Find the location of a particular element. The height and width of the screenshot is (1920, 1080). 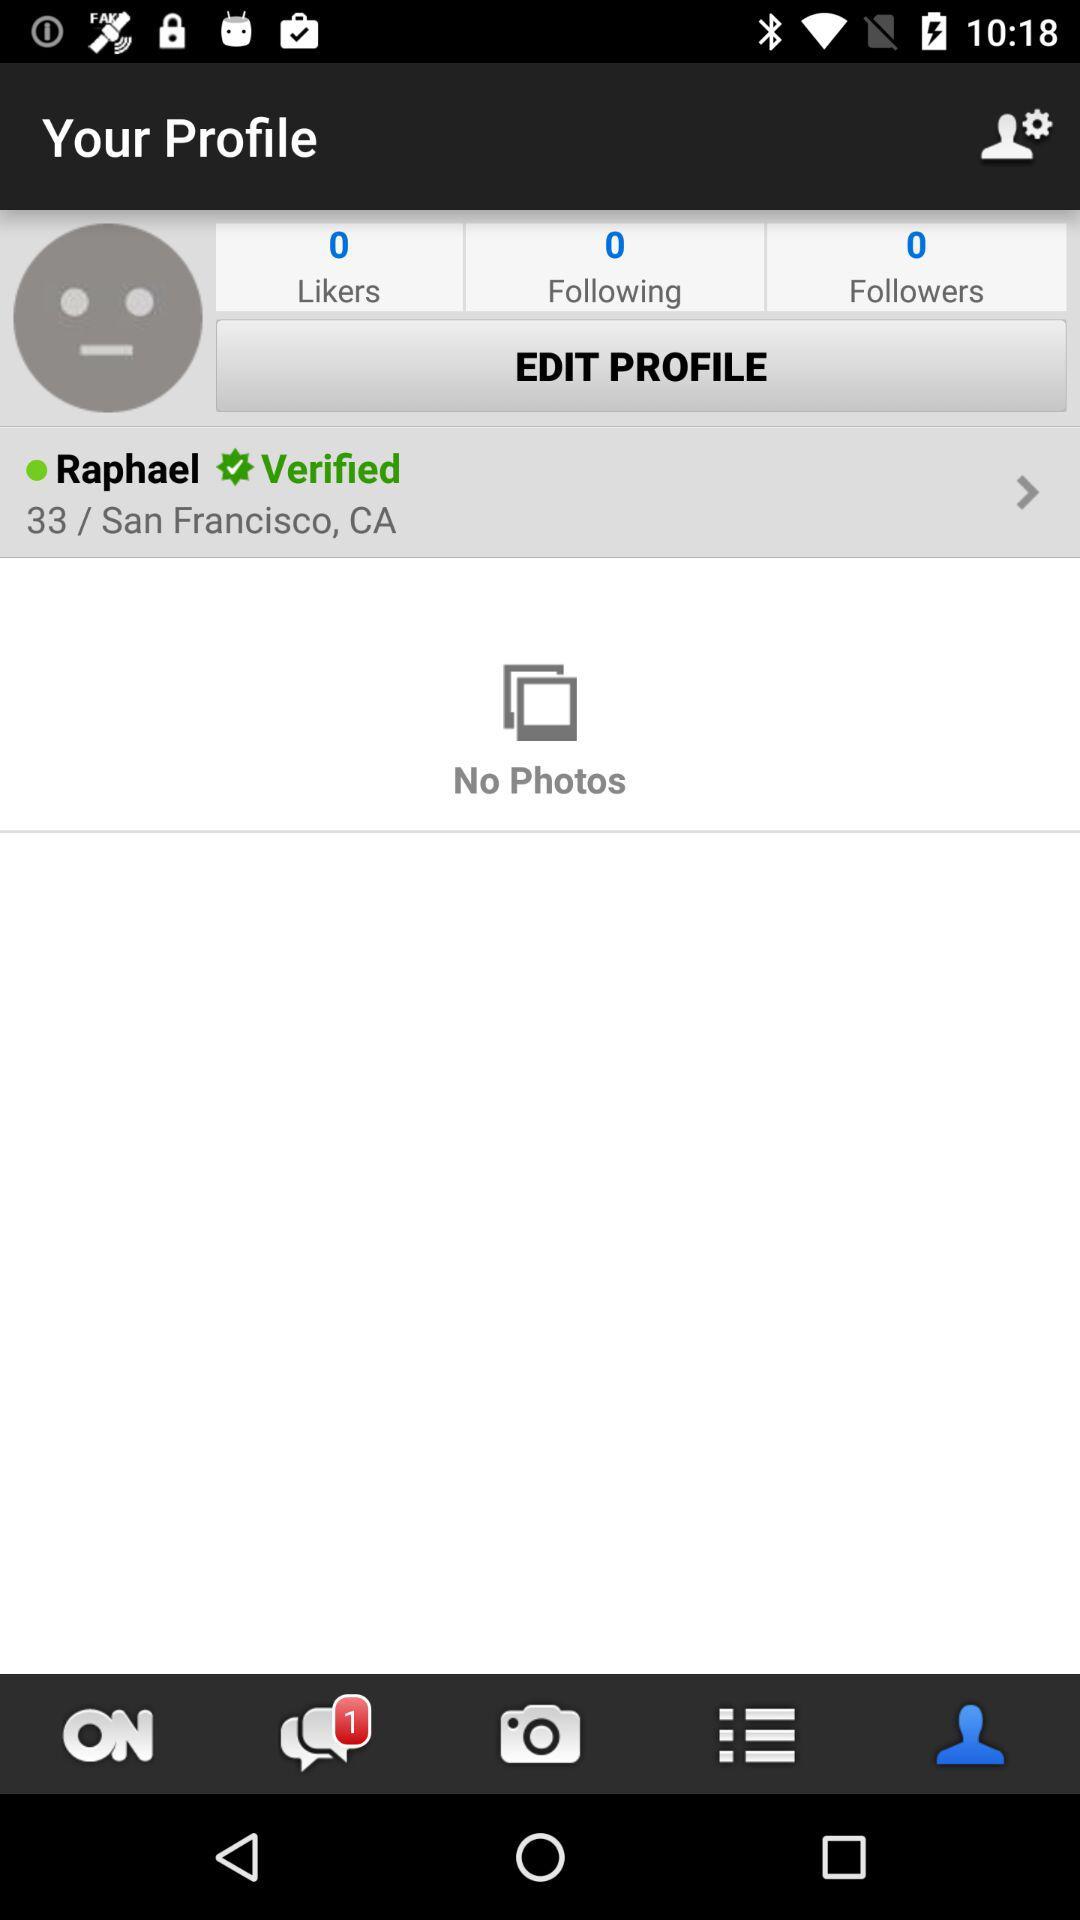

icon to the right of the following item is located at coordinates (916, 288).